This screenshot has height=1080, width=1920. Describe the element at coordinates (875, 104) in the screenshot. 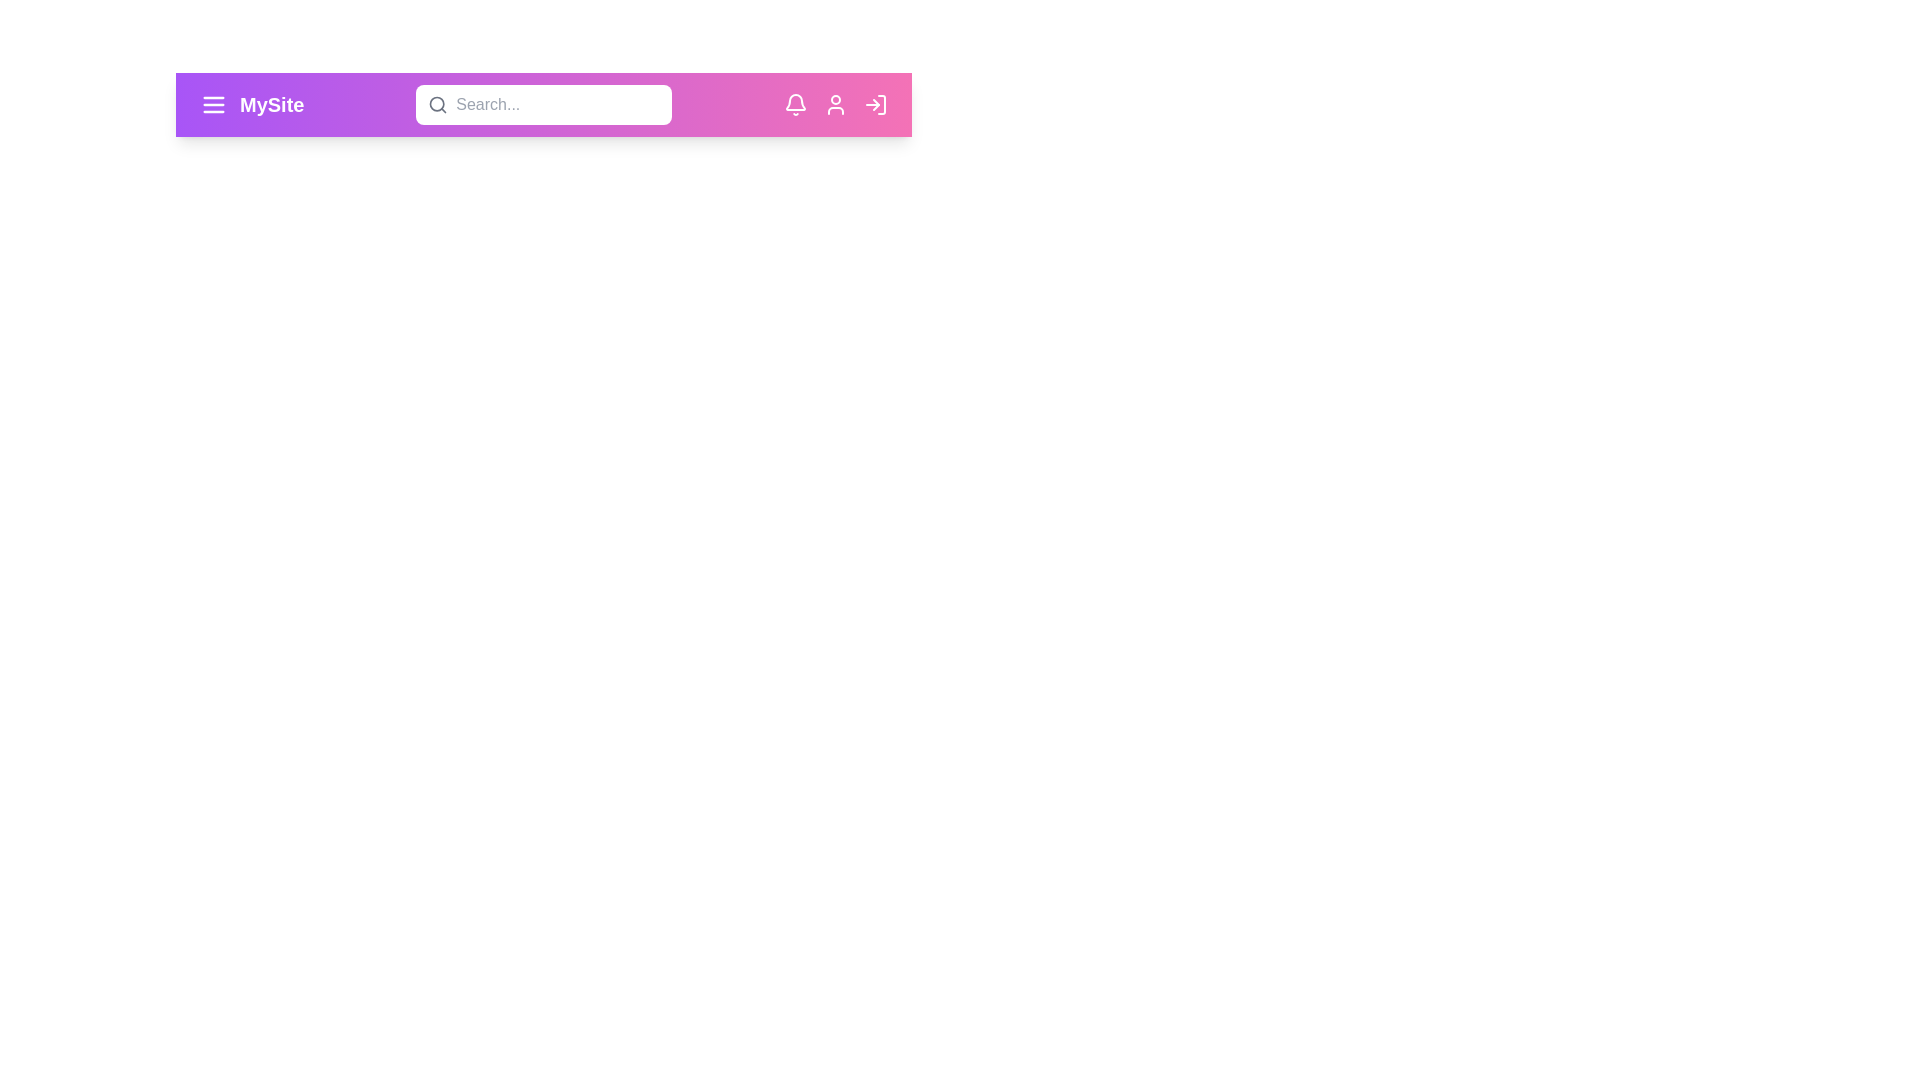

I see `the login icon to initiate the login process` at that location.